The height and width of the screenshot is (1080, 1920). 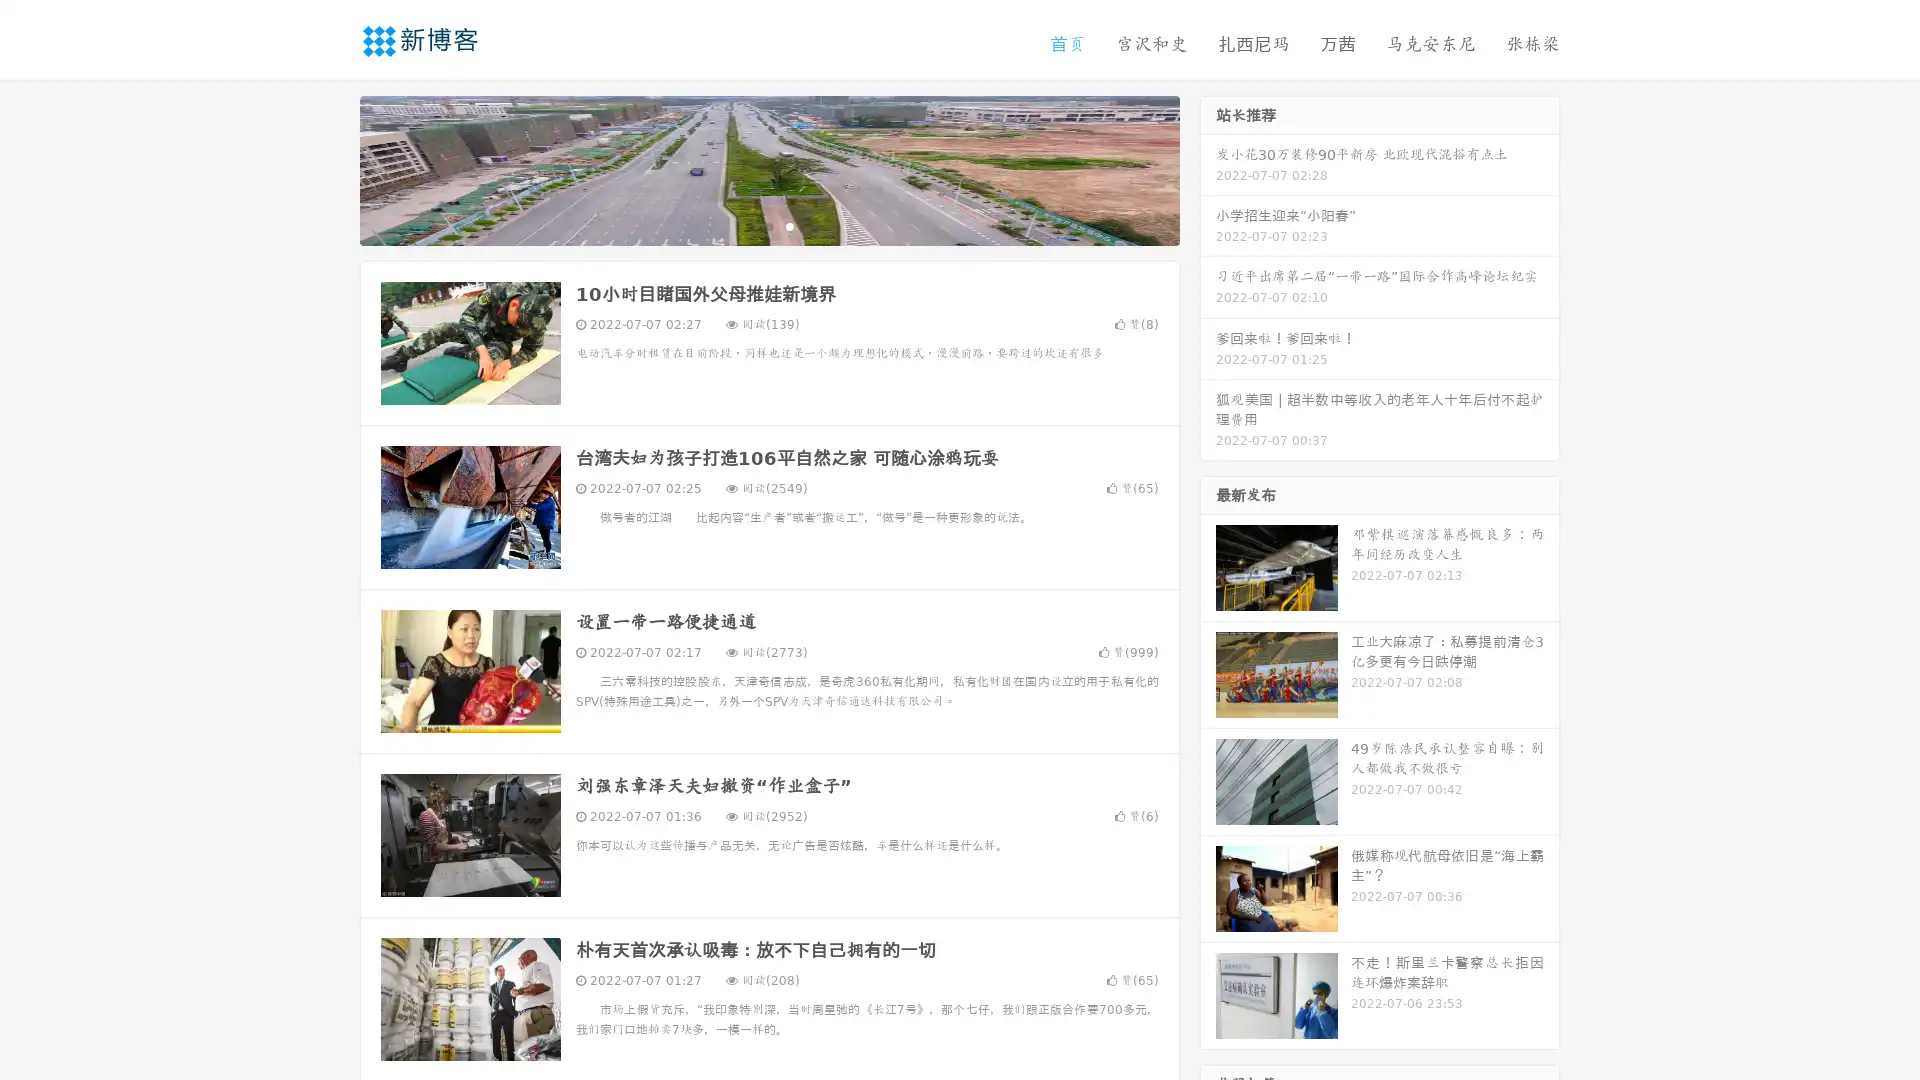 I want to click on Go to slide 3, so click(x=789, y=225).